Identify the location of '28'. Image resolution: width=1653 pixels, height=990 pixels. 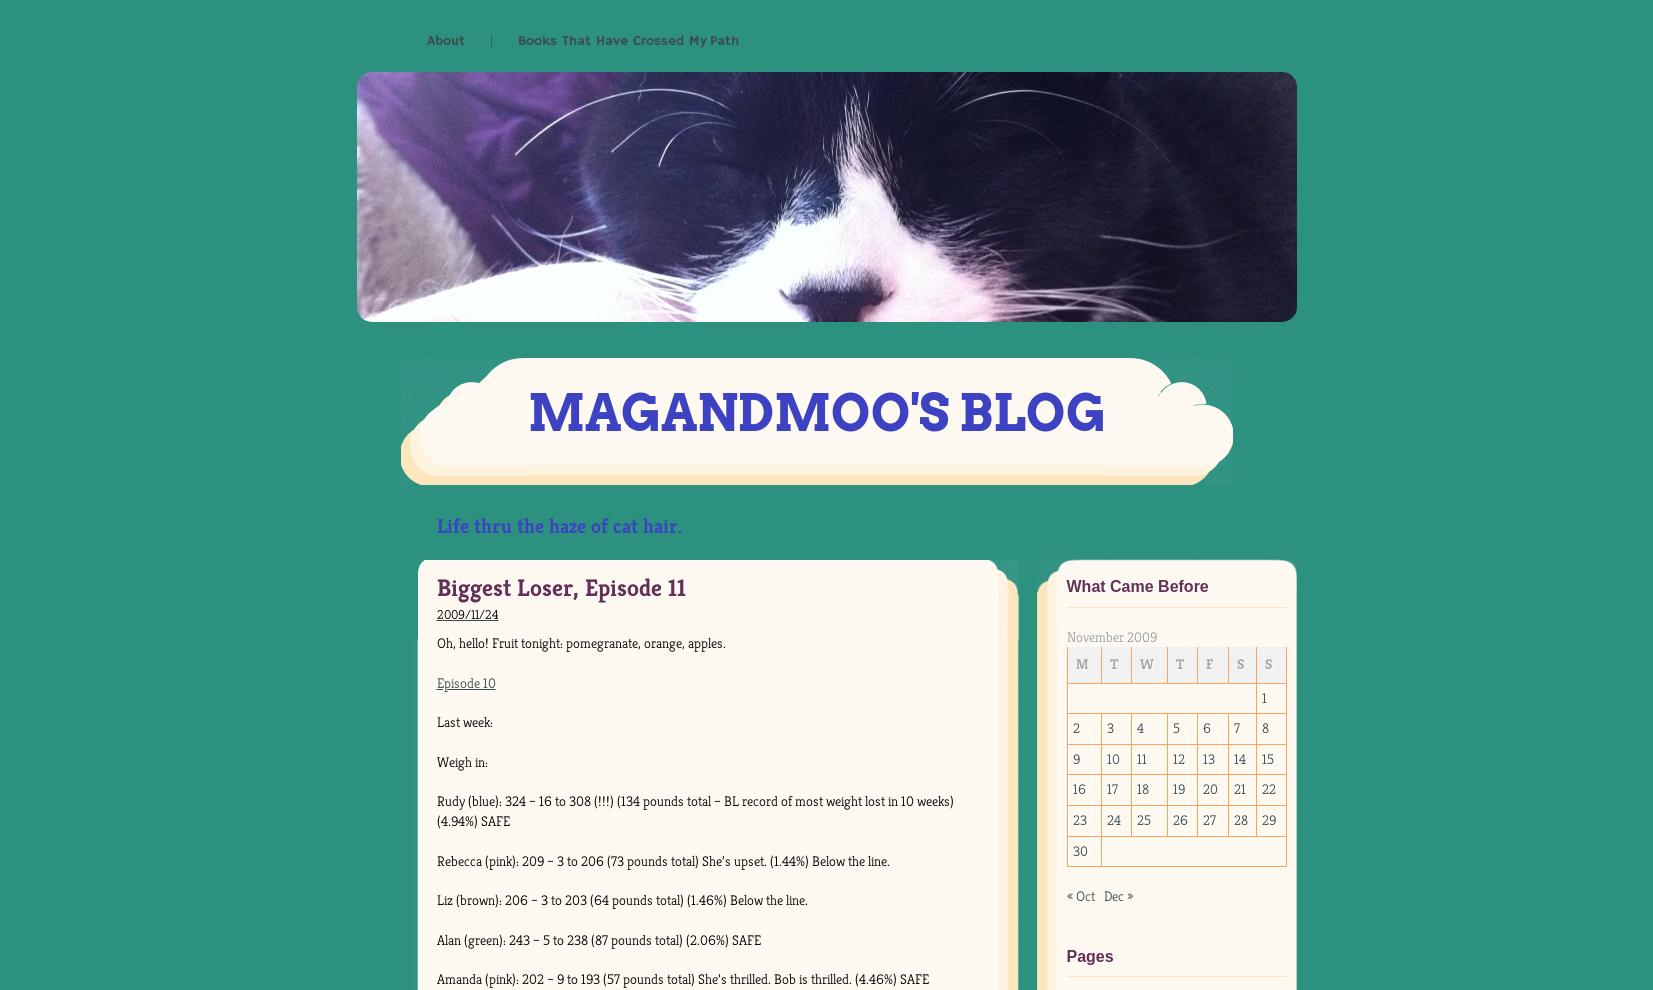
(1240, 819).